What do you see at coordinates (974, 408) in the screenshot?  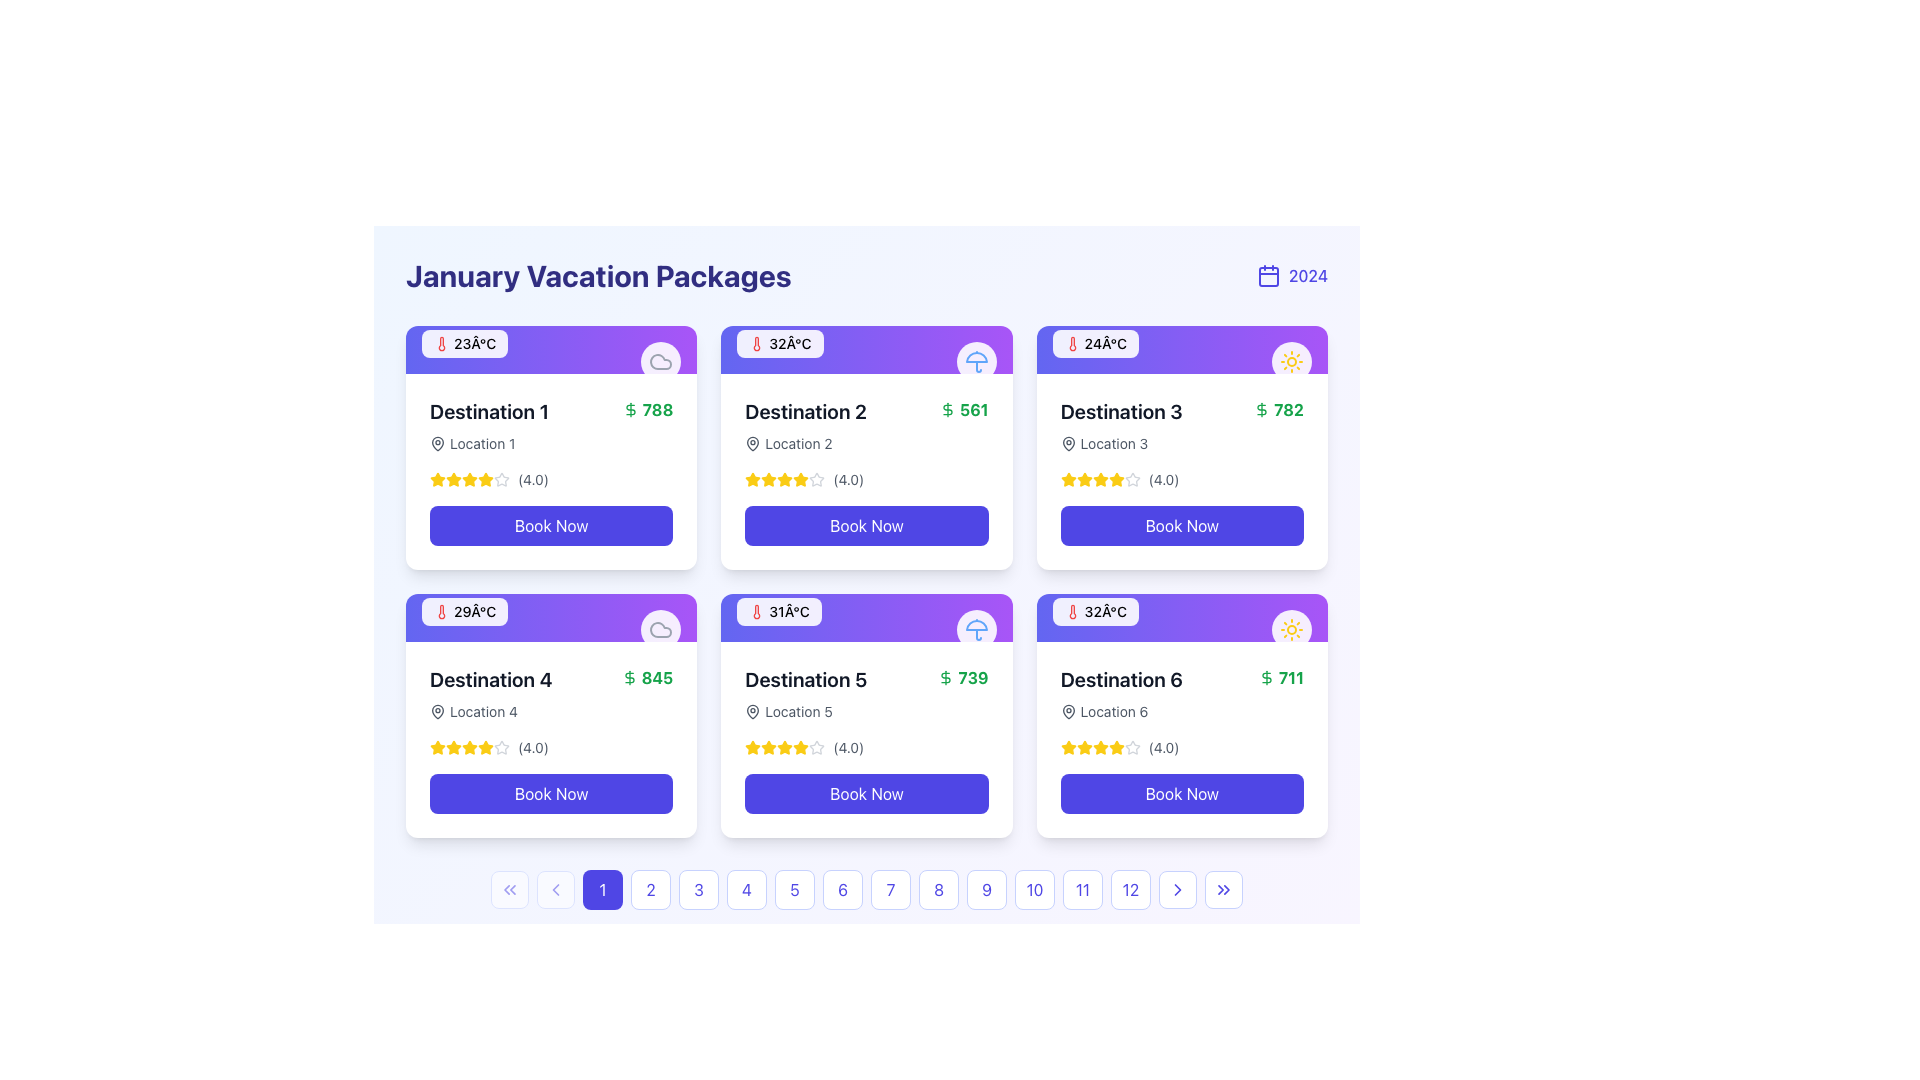 I see `the text label indicating the price in USD next to the green dollar sign icon on the card labeled 'Destination 2'` at bounding box center [974, 408].